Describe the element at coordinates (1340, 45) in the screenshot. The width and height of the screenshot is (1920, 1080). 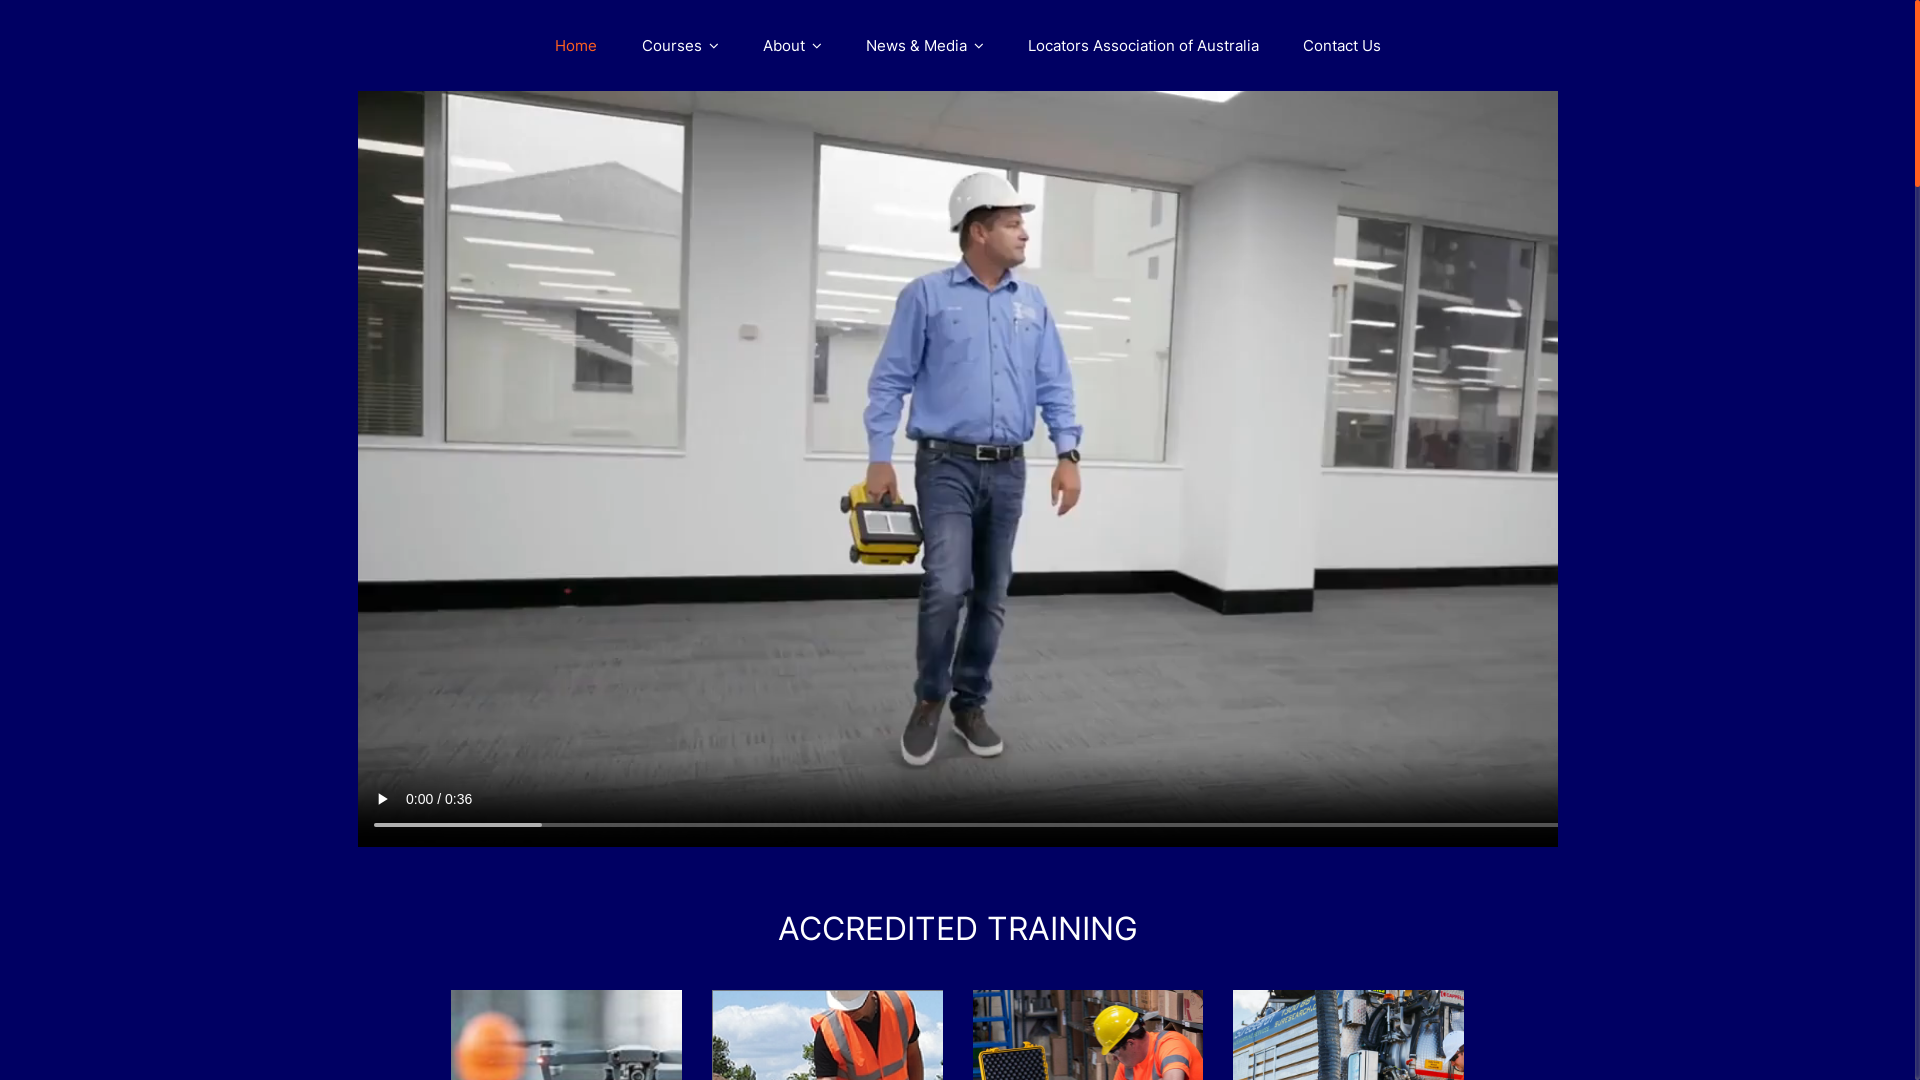
I see `'Contact Us'` at that location.